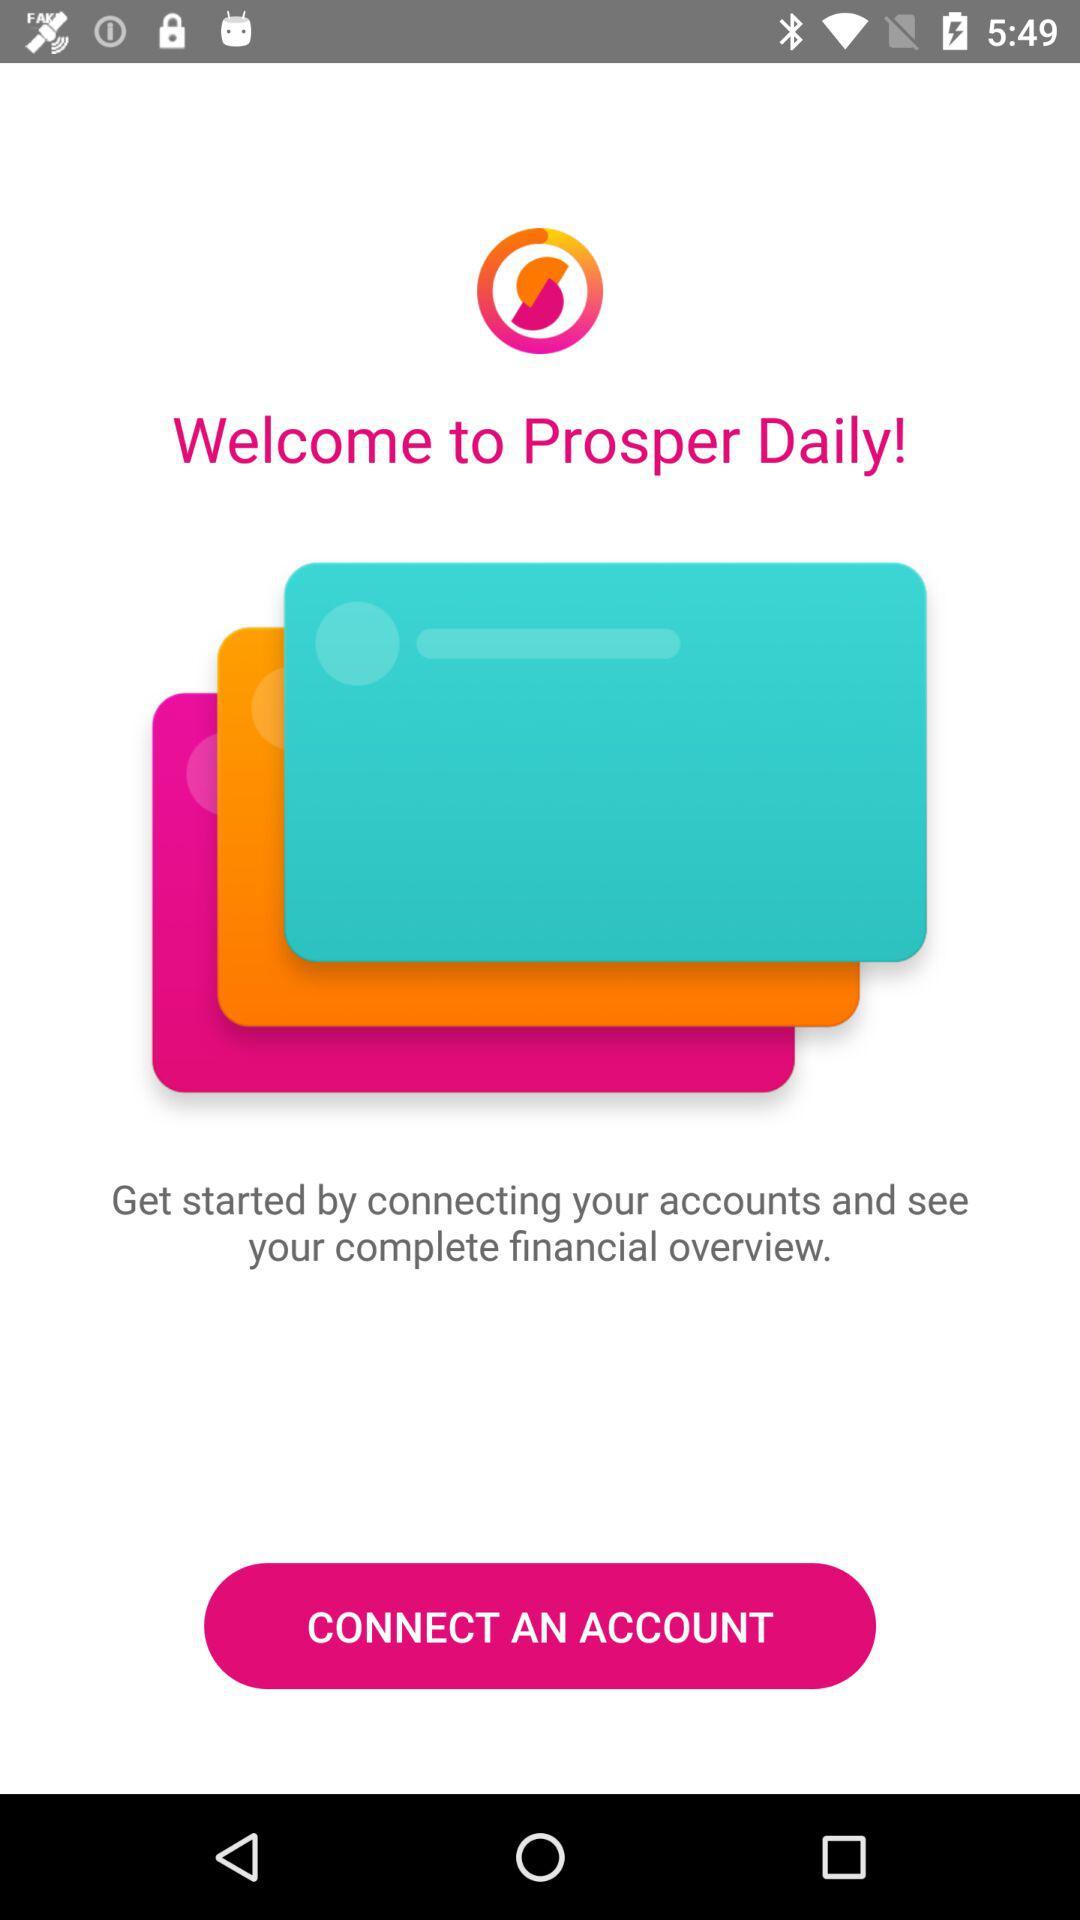 This screenshot has height=1920, width=1080. What do you see at coordinates (540, 1626) in the screenshot?
I see `connect an account icon` at bounding box center [540, 1626].